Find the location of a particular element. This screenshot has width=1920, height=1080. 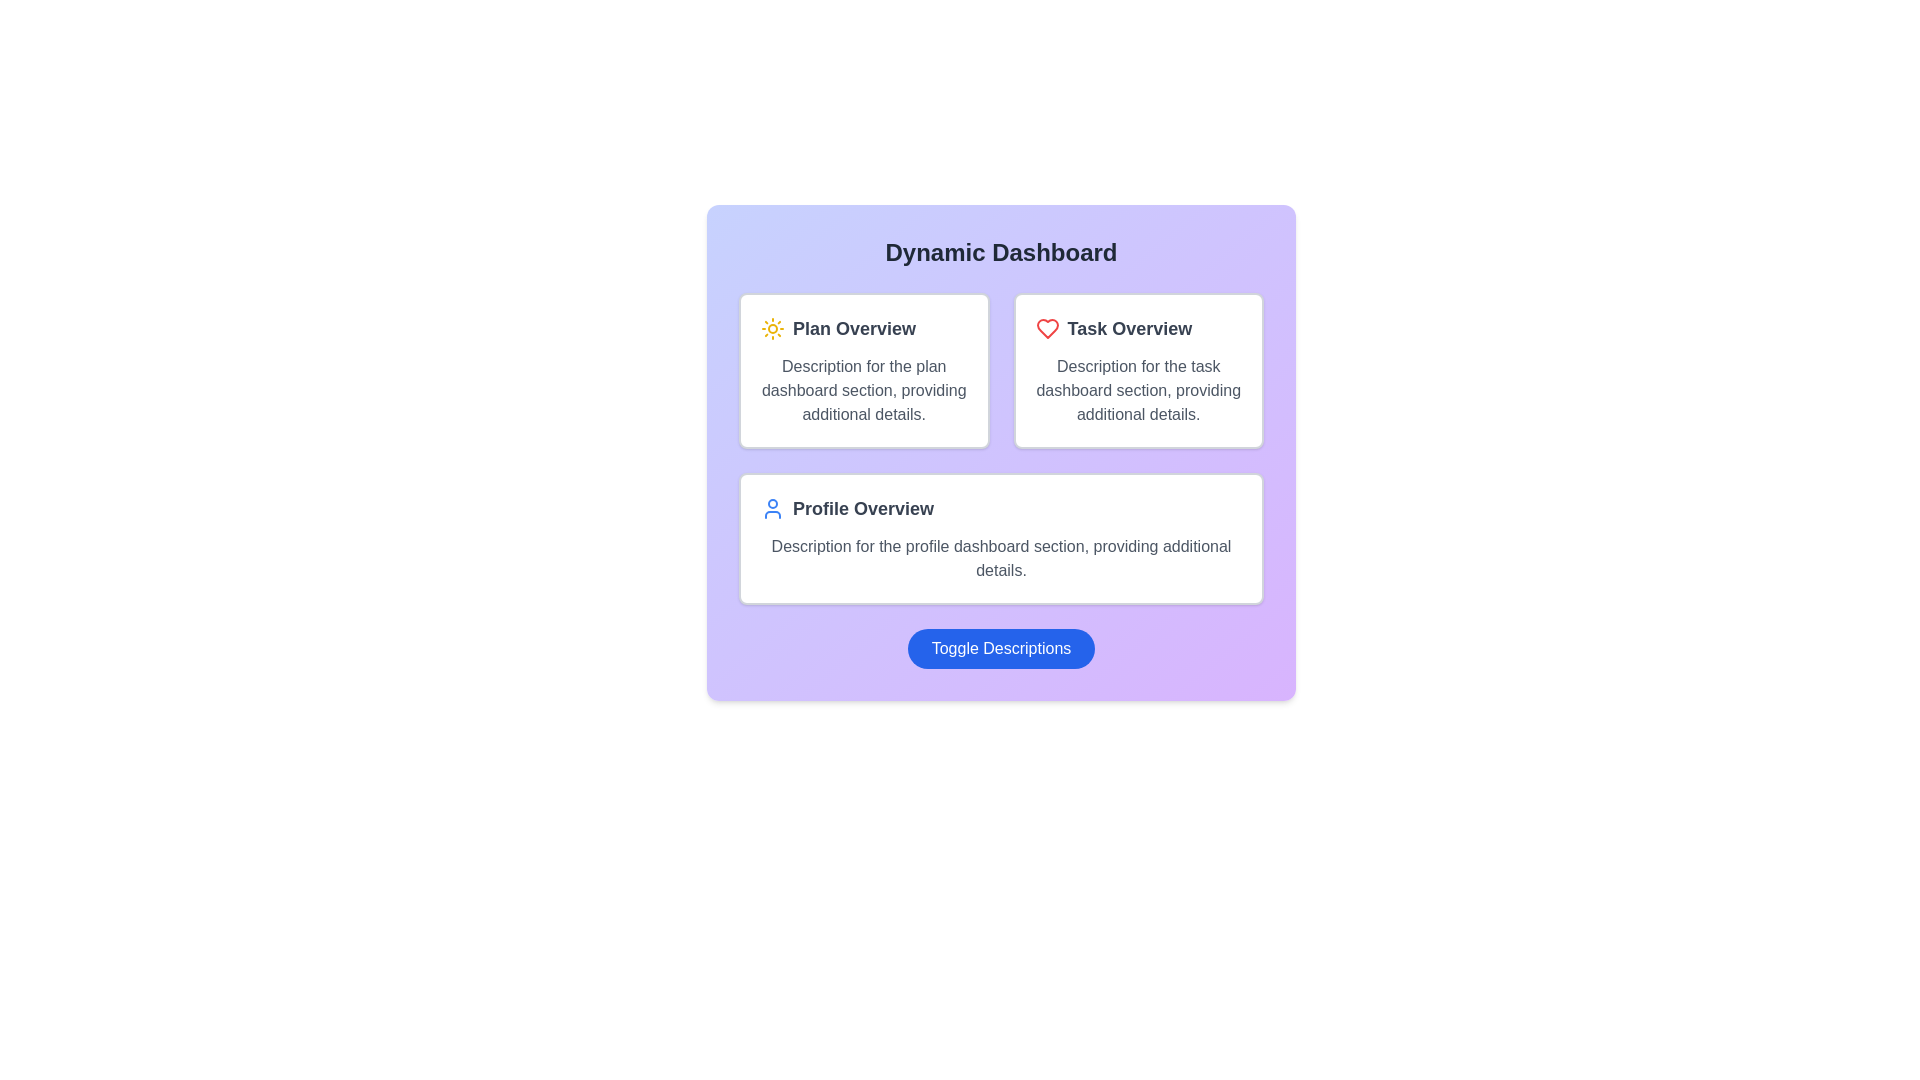

text label displaying 'Task Overview', which is styled in bold and dark gray color, located next to a heart icon in the top-right quadrant of the interface is located at coordinates (1129, 327).